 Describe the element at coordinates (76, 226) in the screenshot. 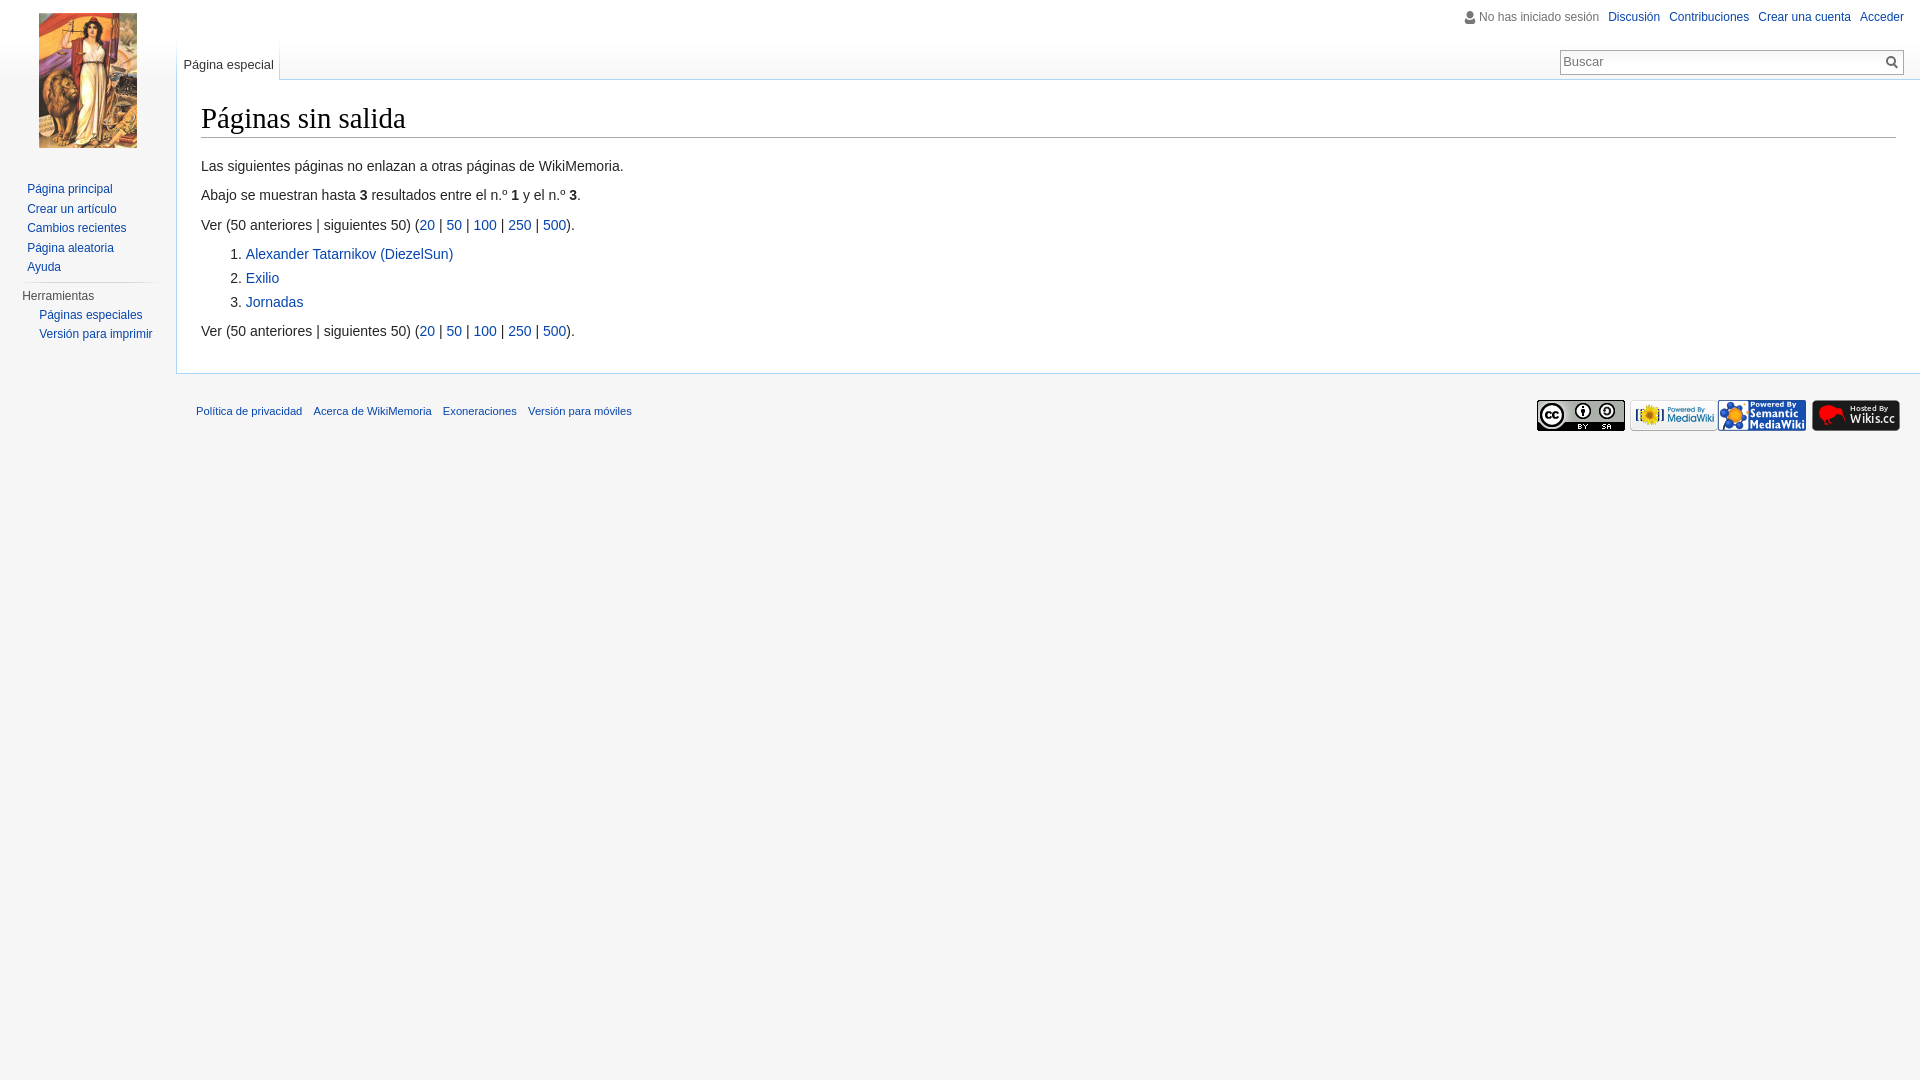

I see `'Cambios recientes'` at that location.